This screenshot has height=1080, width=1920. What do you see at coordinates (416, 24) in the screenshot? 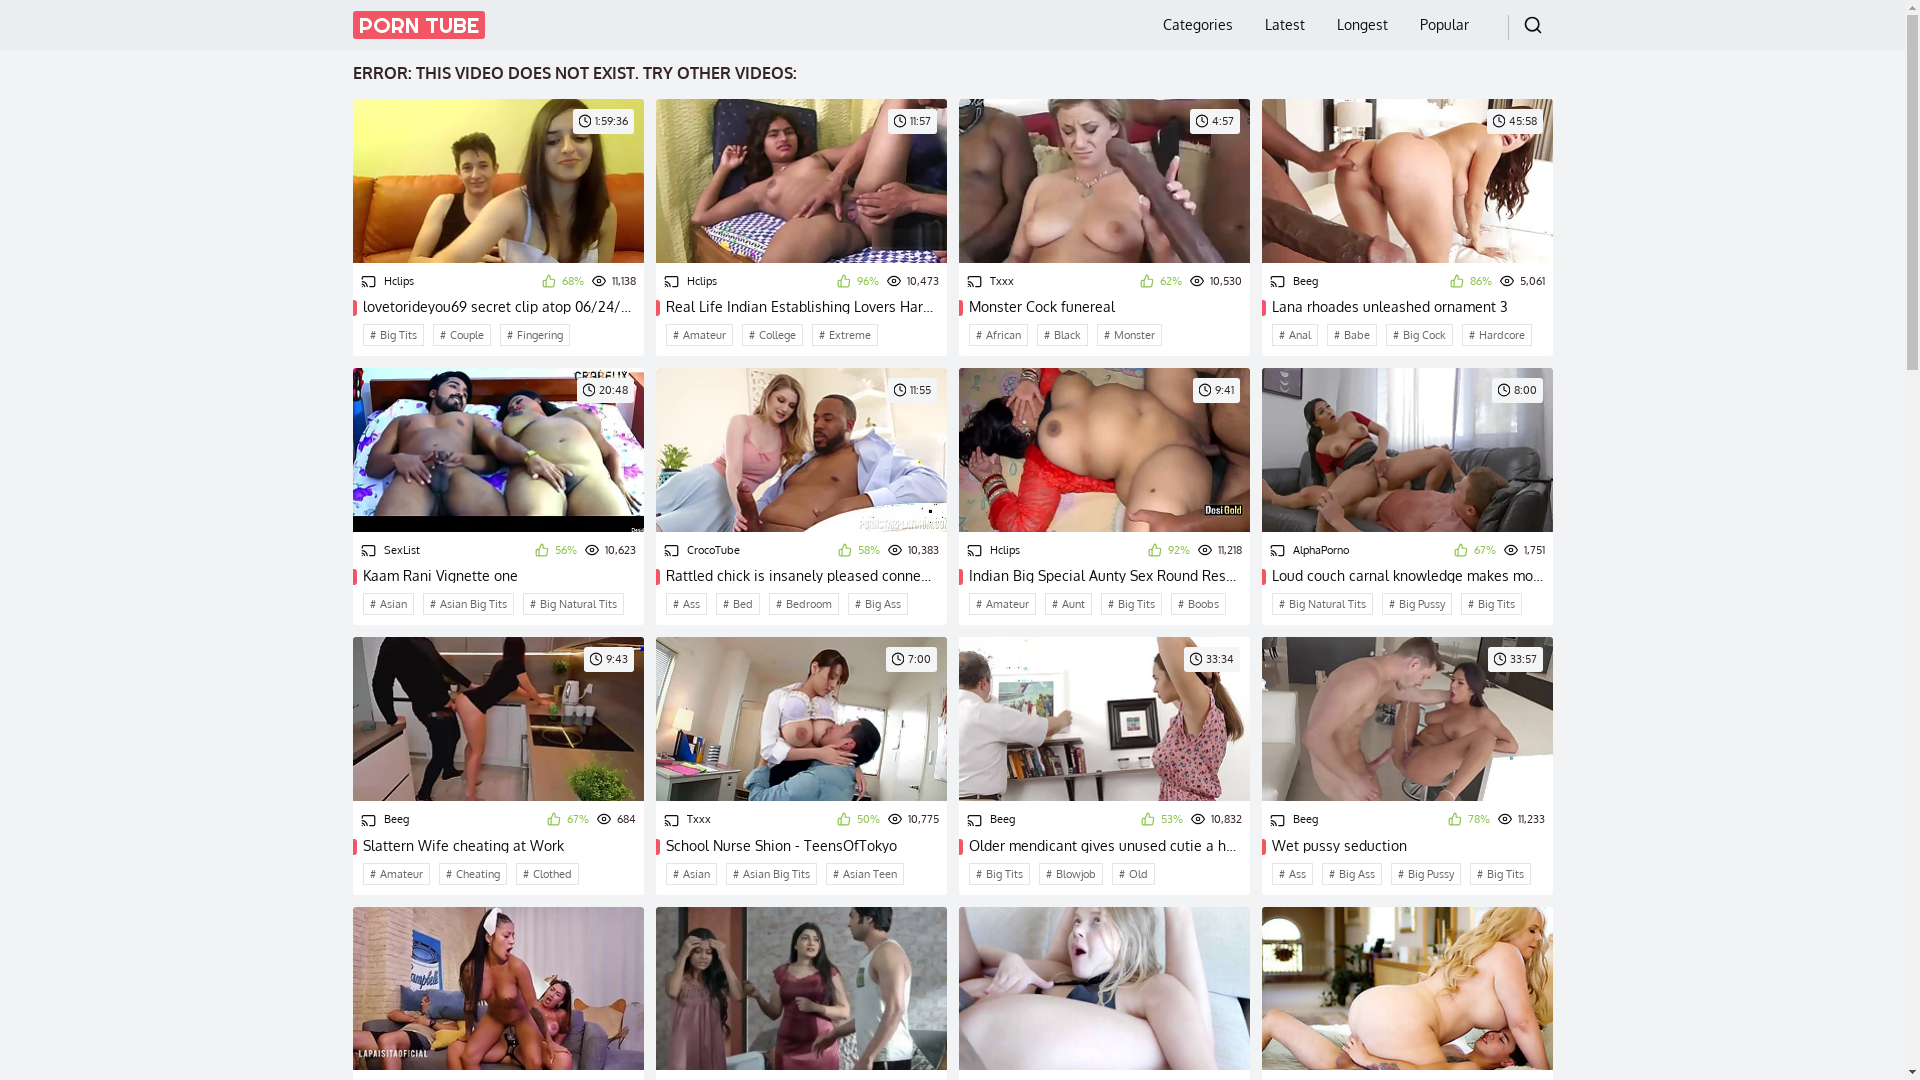
I see `'PORN TUBE'` at bounding box center [416, 24].